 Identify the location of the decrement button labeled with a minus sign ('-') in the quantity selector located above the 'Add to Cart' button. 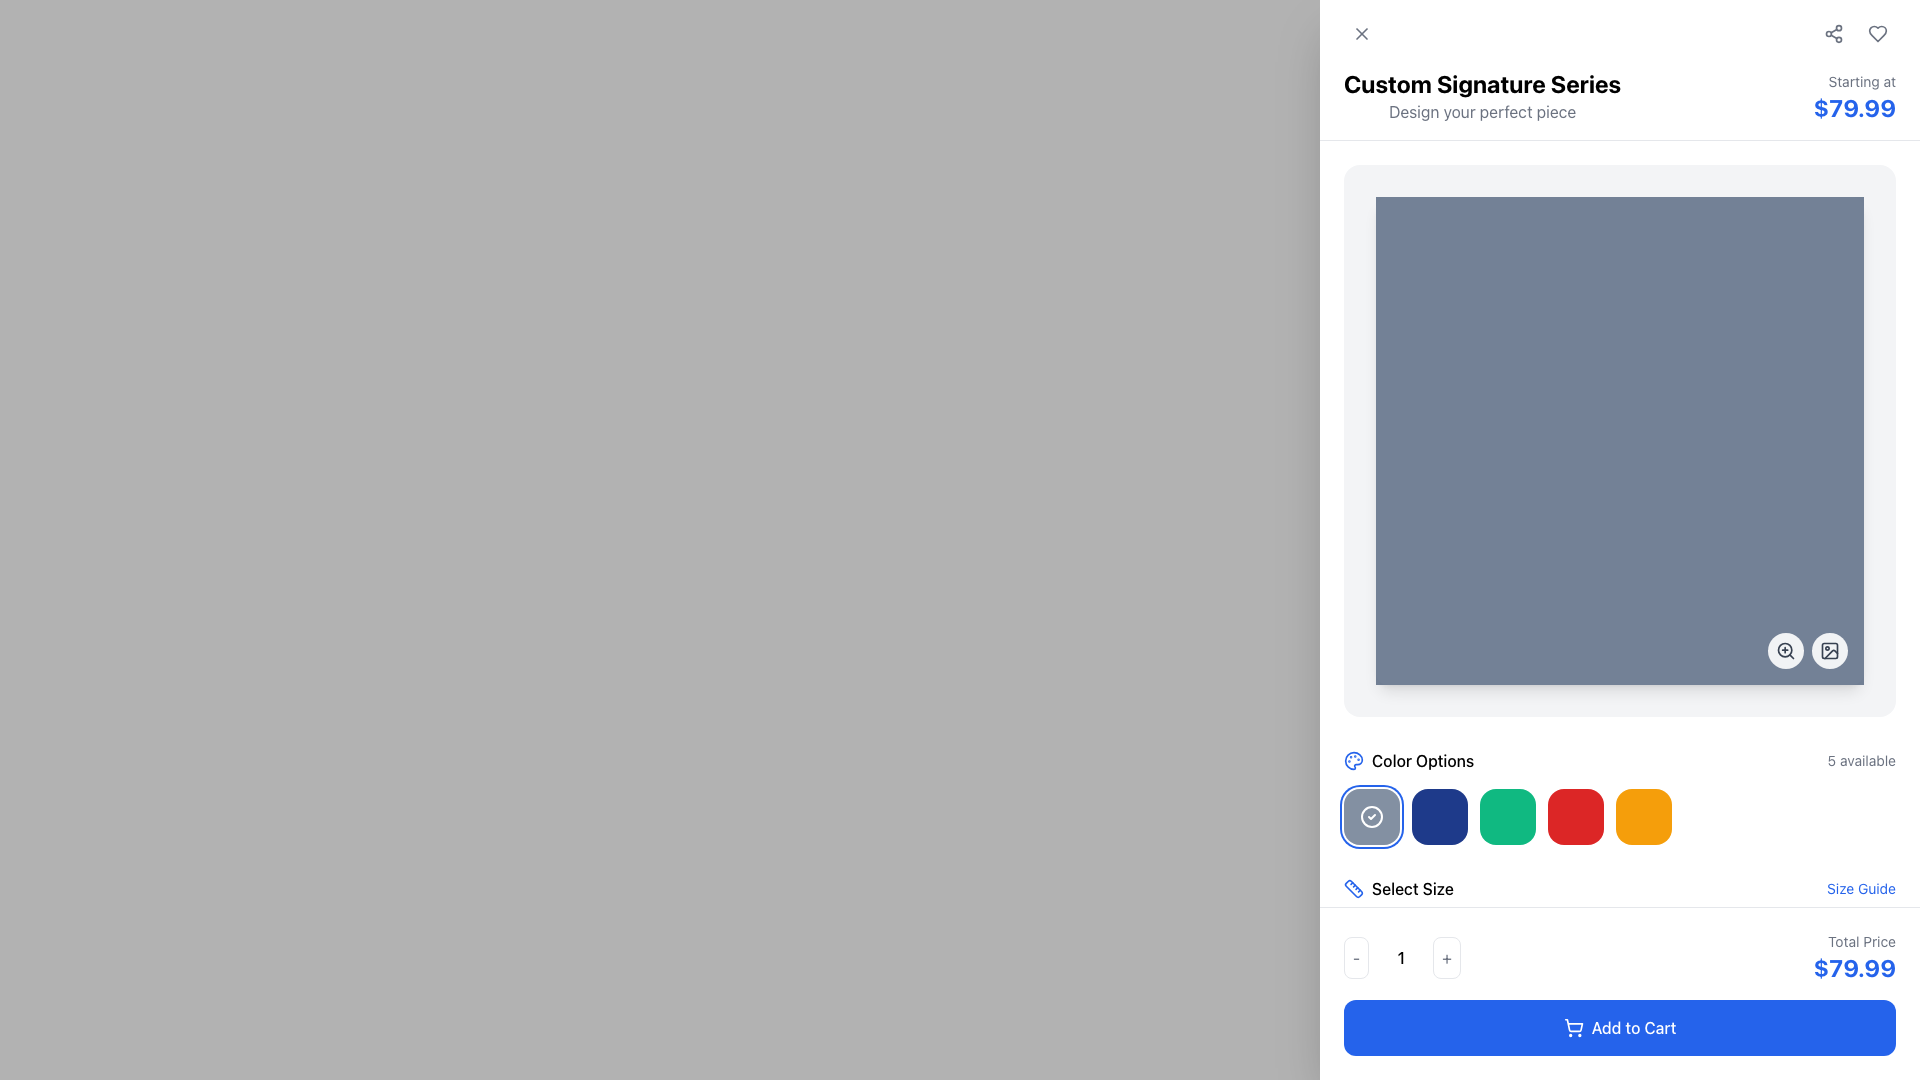
(1401, 956).